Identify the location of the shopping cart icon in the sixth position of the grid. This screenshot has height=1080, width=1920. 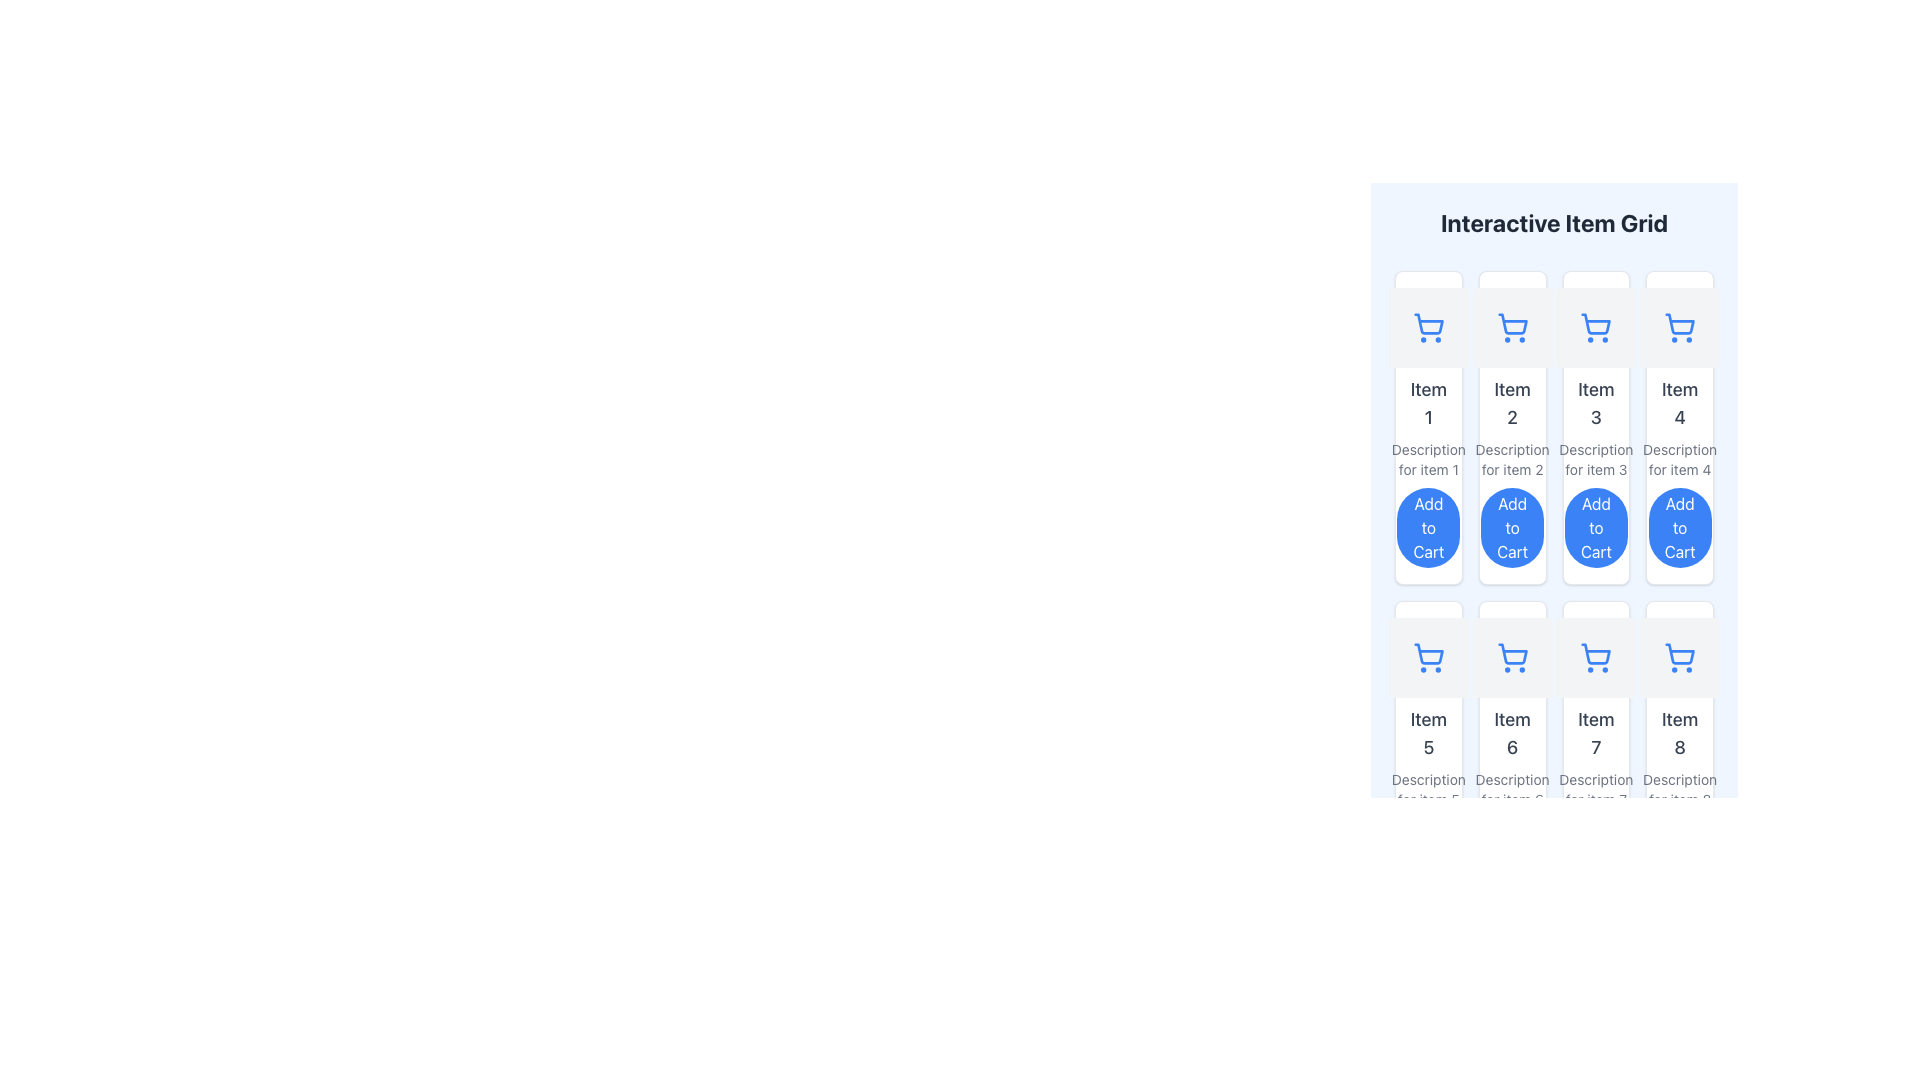
(1512, 658).